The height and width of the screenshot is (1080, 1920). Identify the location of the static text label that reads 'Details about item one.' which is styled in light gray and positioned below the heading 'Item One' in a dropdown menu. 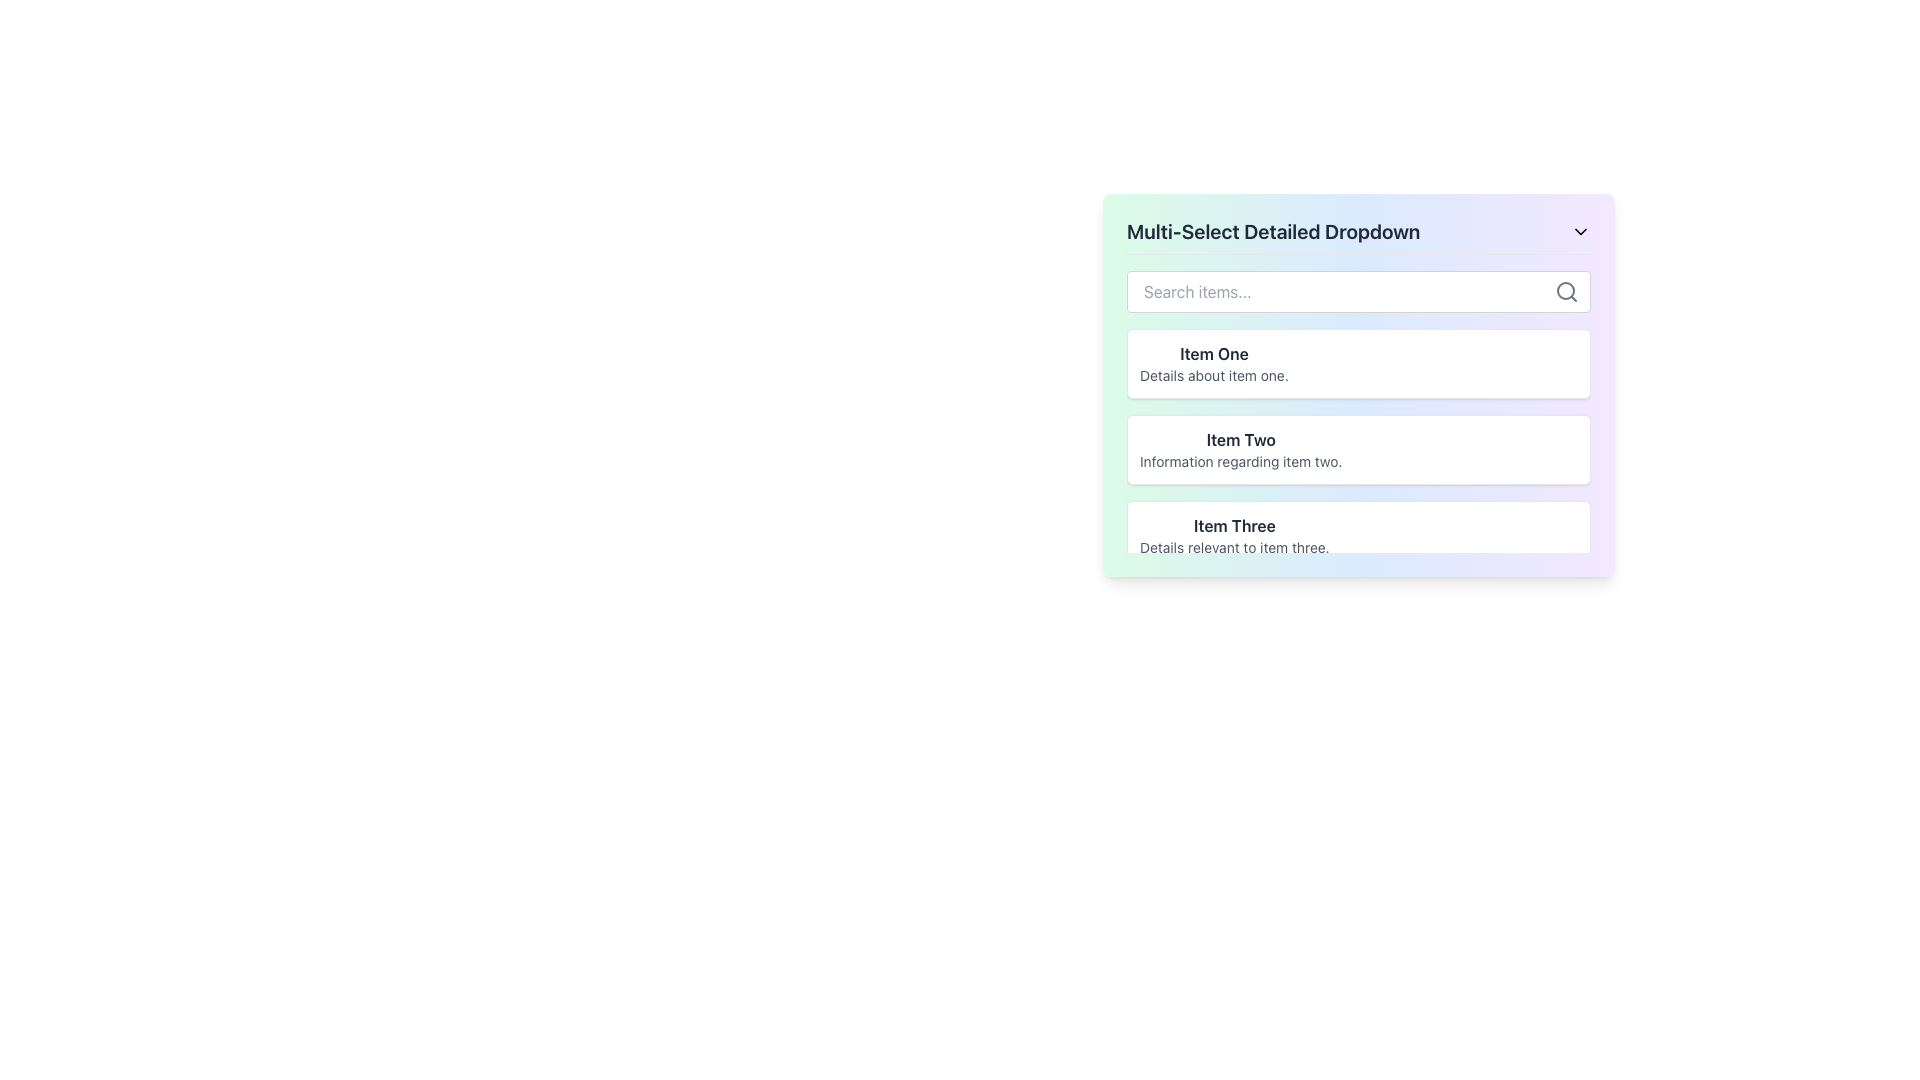
(1213, 375).